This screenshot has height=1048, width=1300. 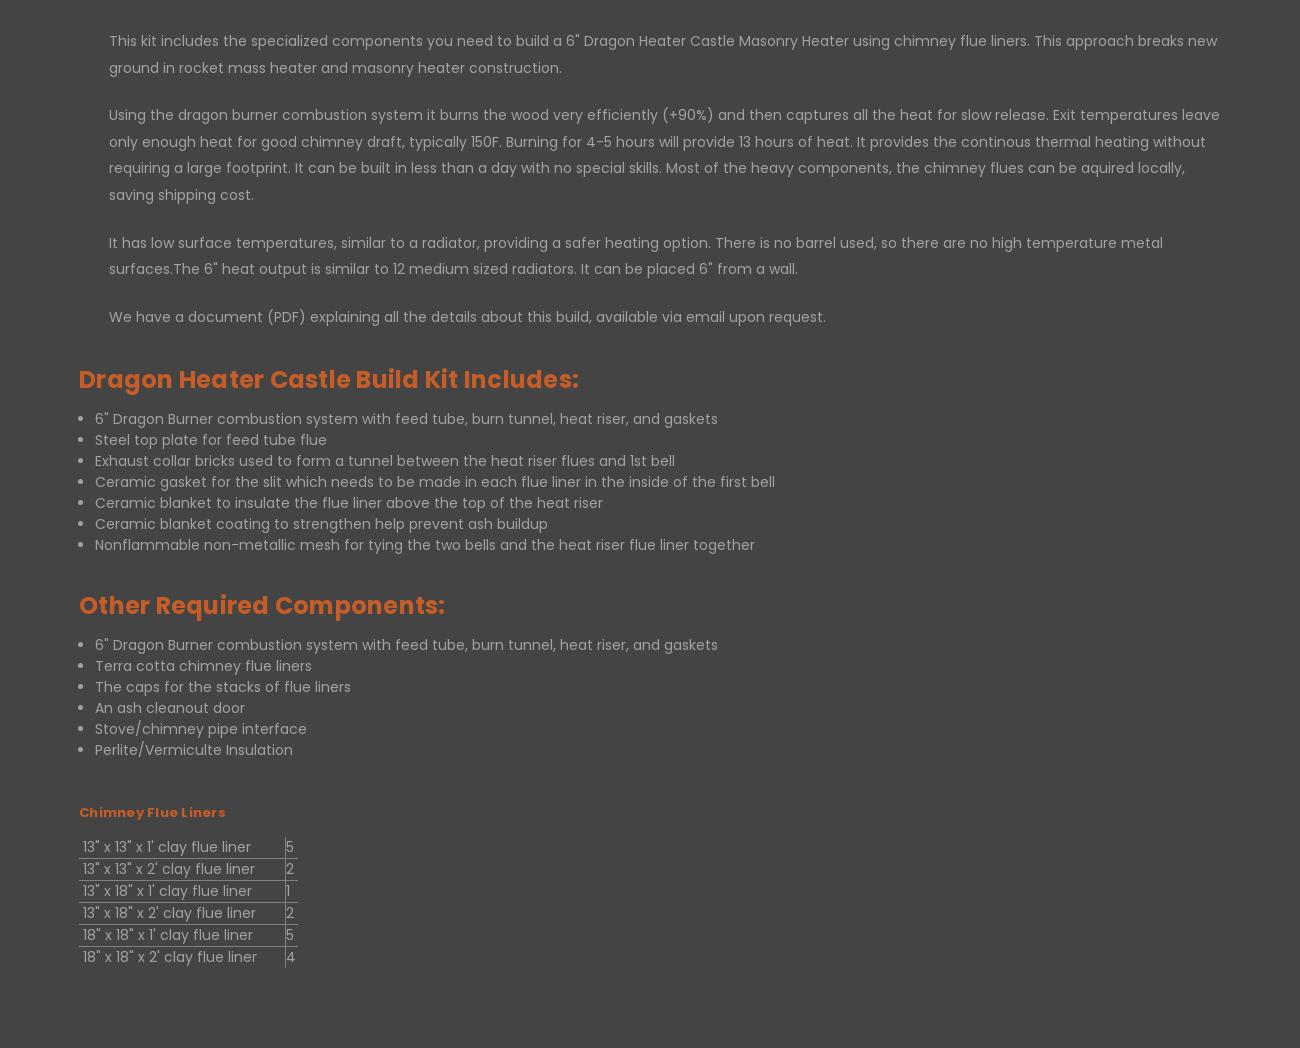 I want to click on 'Connect With Us', so click(x=748, y=490).